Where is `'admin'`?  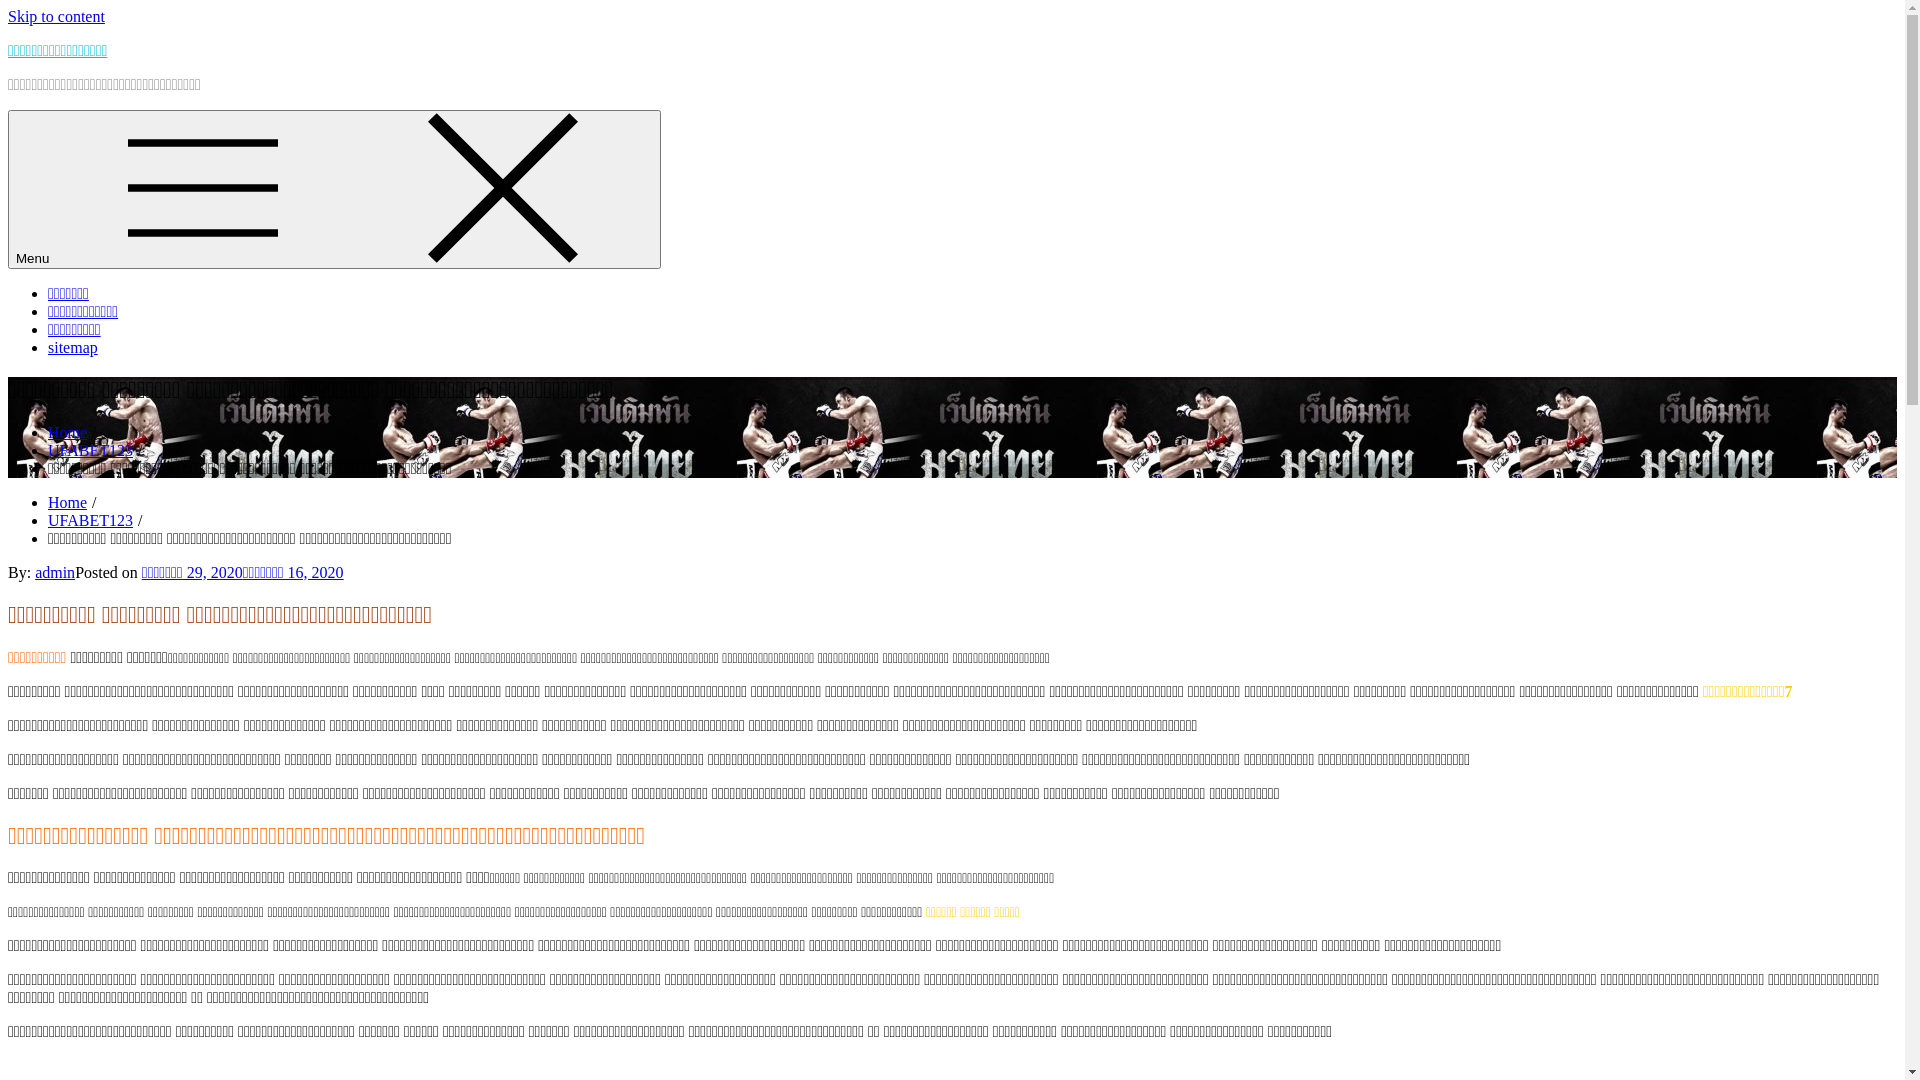
'admin' is located at coordinates (54, 572).